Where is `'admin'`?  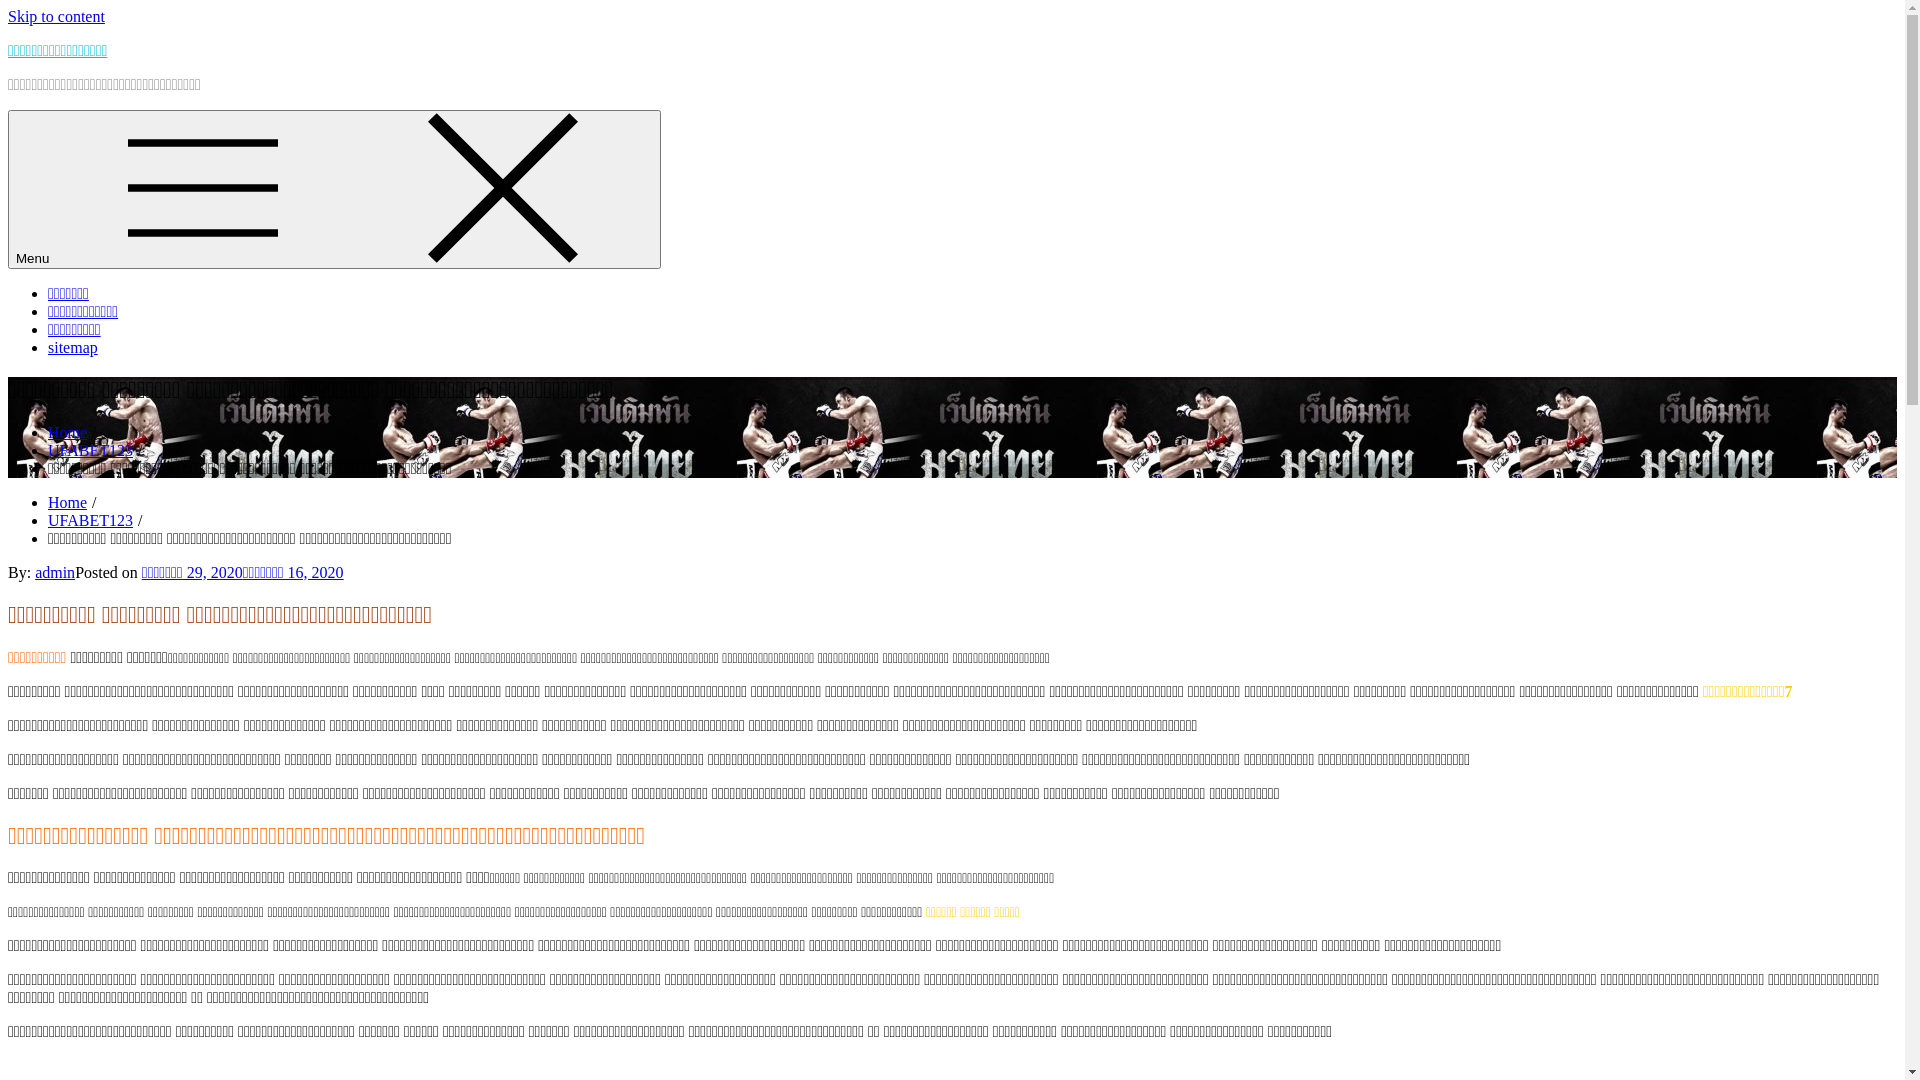
'admin' is located at coordinates (54, 572).